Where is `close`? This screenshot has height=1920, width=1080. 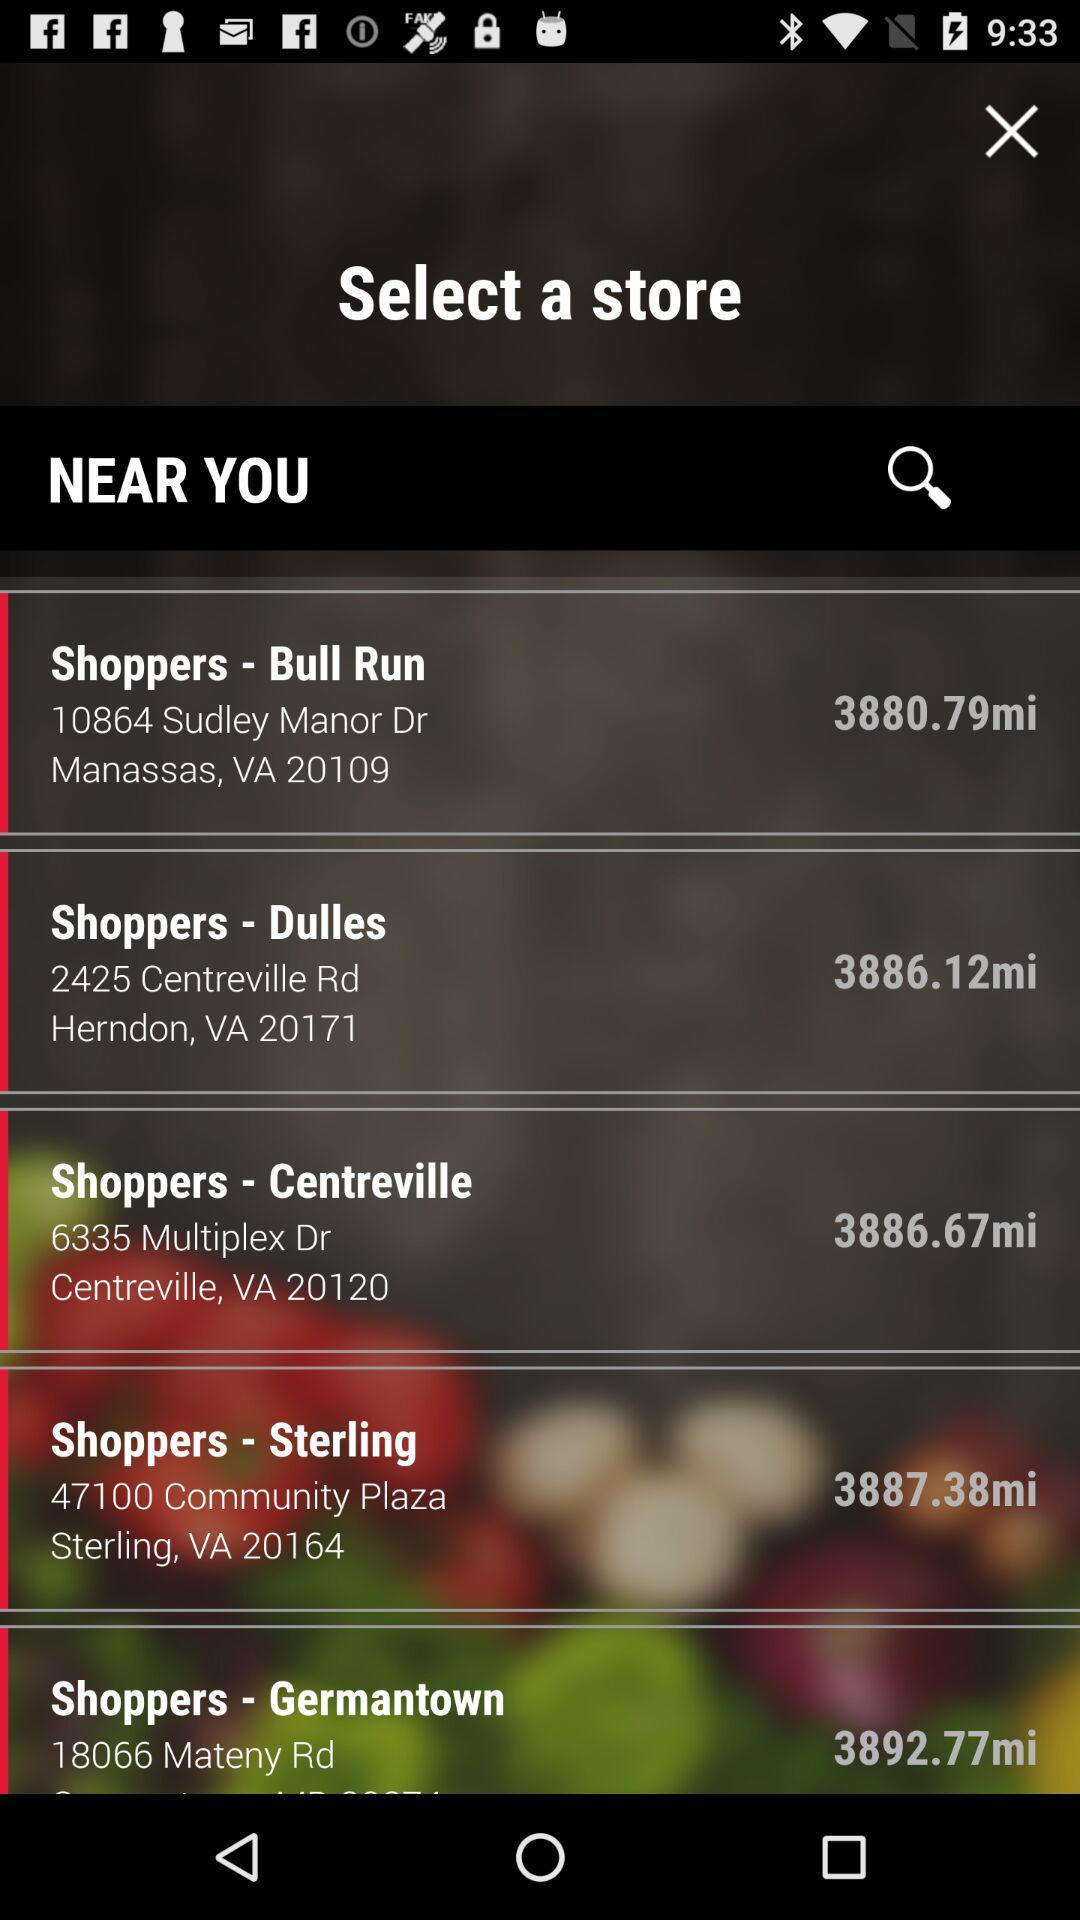
close is located at coordinates (1011, 130).